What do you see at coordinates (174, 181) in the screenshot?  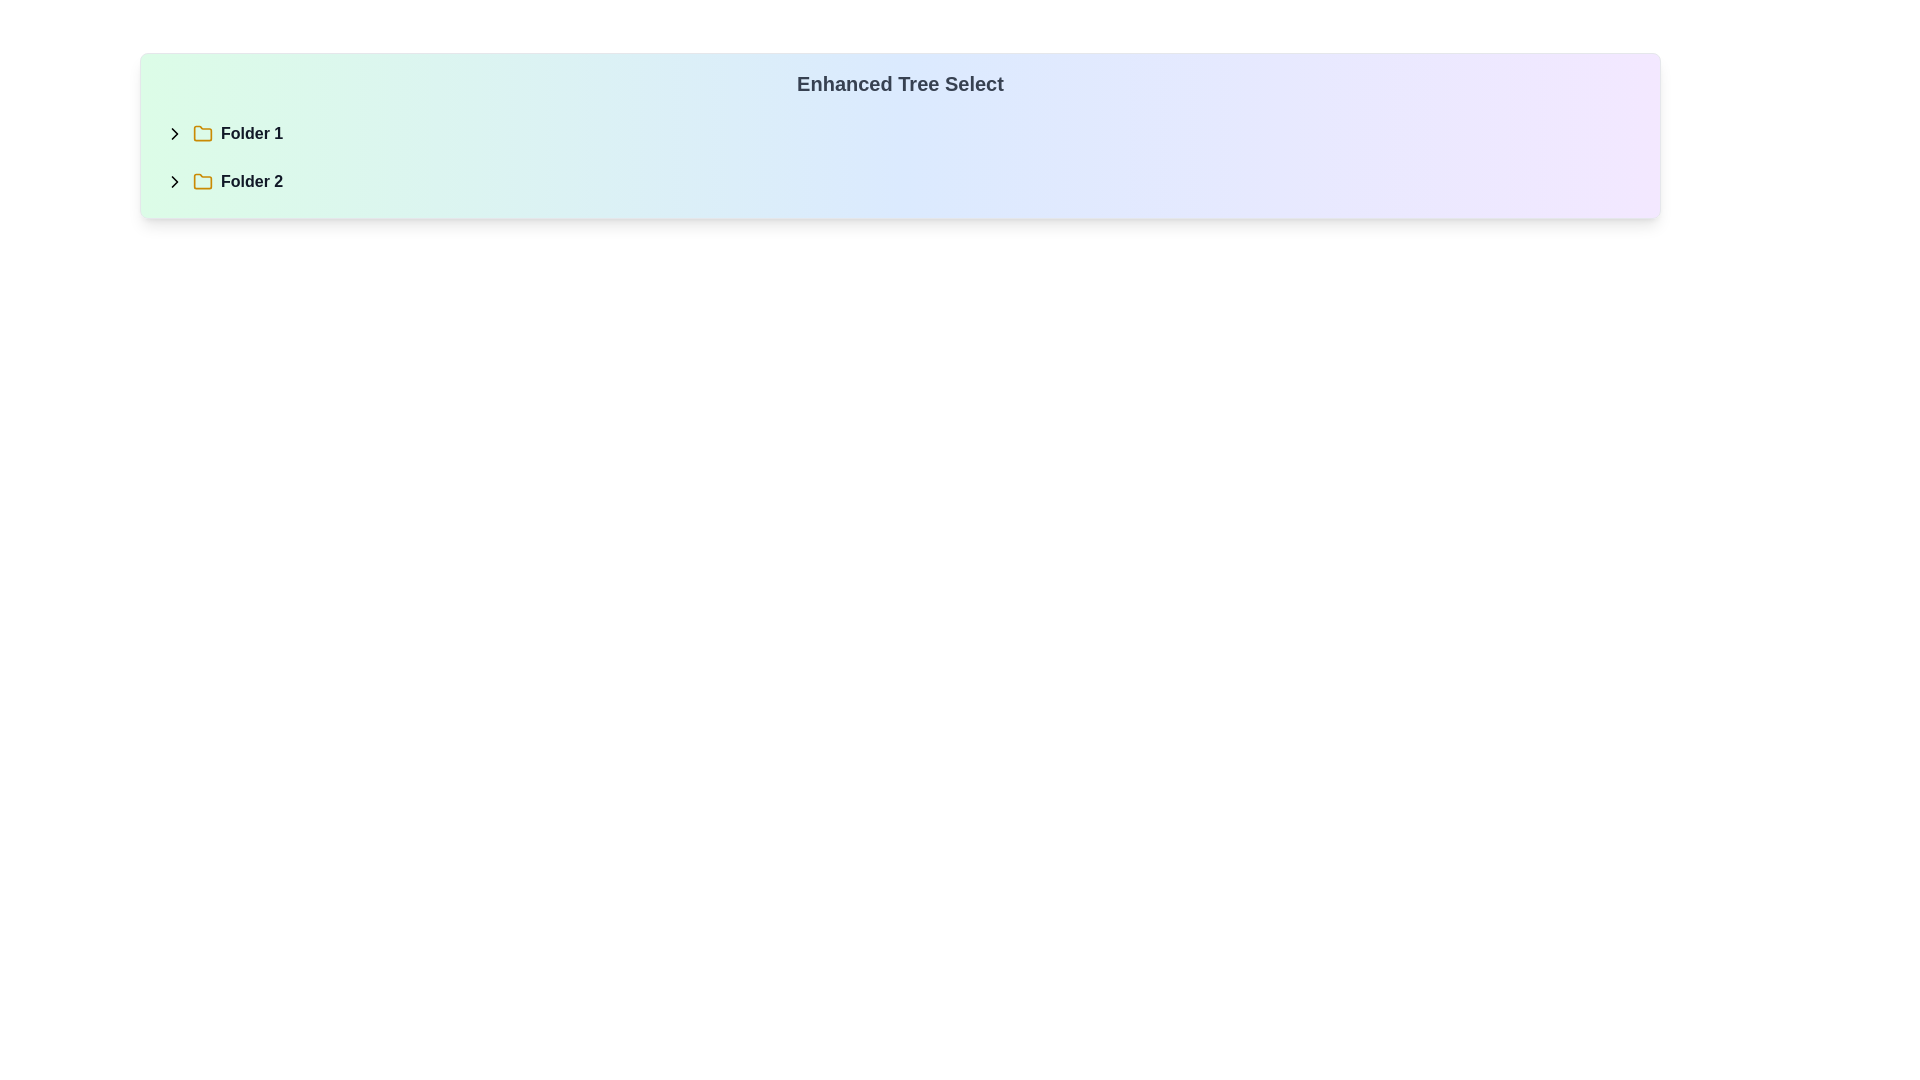 I see `the right-pointing chevron icon located to the left of the 'Folder 2' text` at bounding box center [174, 181].